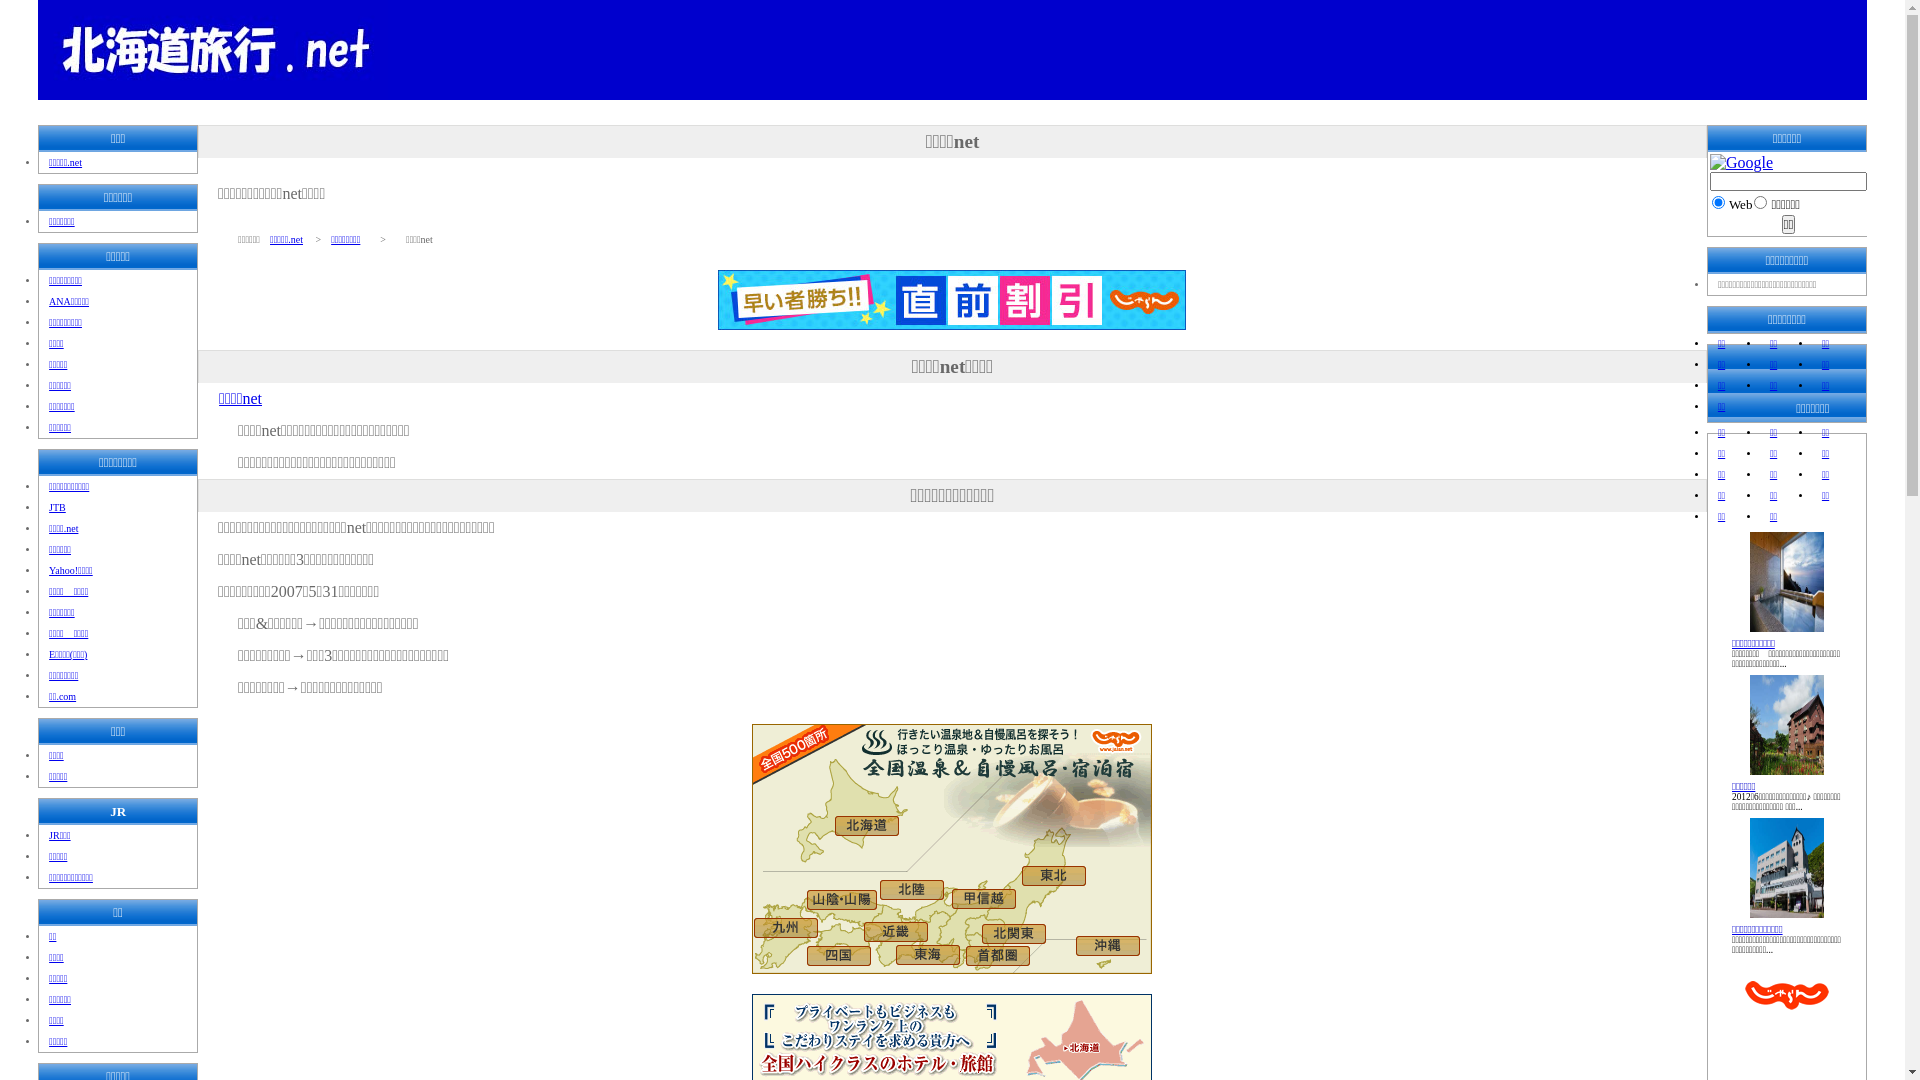 This screenshot has height=1080, width=1920. I want to click on 'JTB', so click(57, 506).